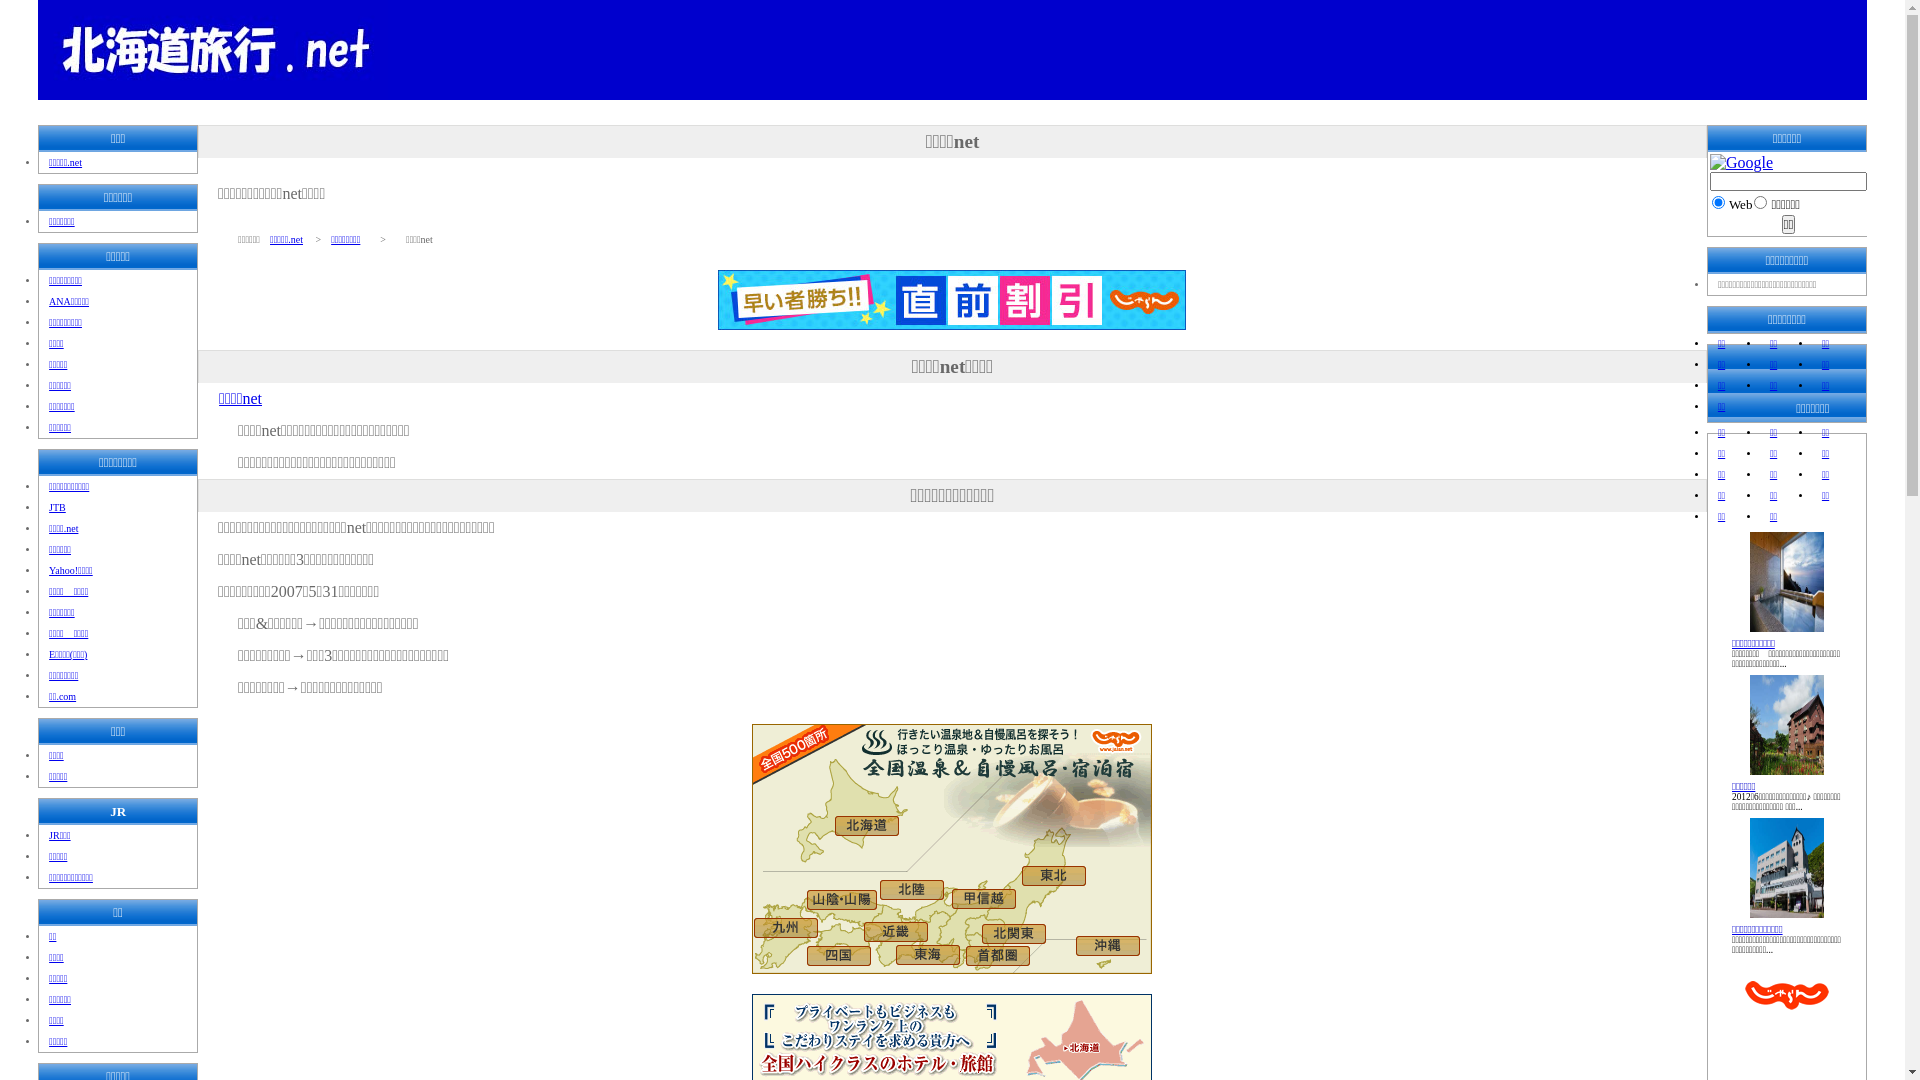 This screenshot has height=1080, width=1920. I want to click on 'JTB', so click(57, 506).